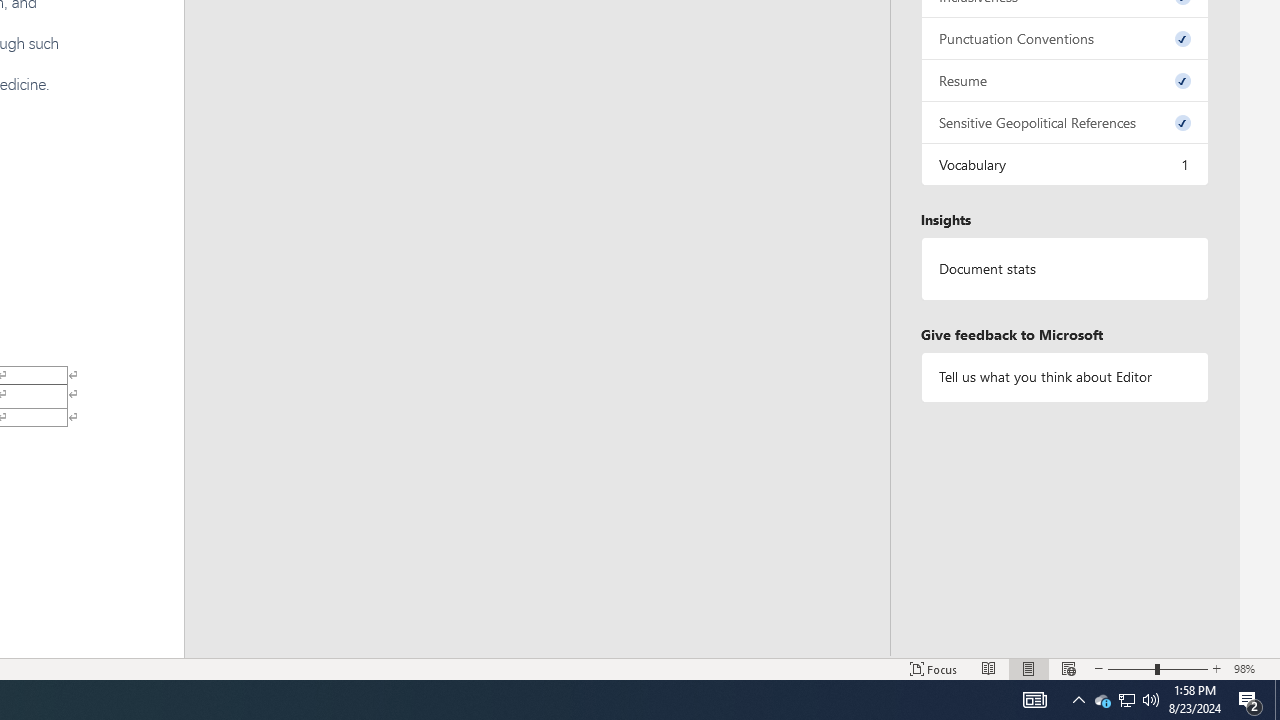  What do you see at coordinates (1063, 163) in the screenshot?
I see `'Vocabulary, 1 issue. Press space or enter to review items.'` at bounding box center [1063, 163].